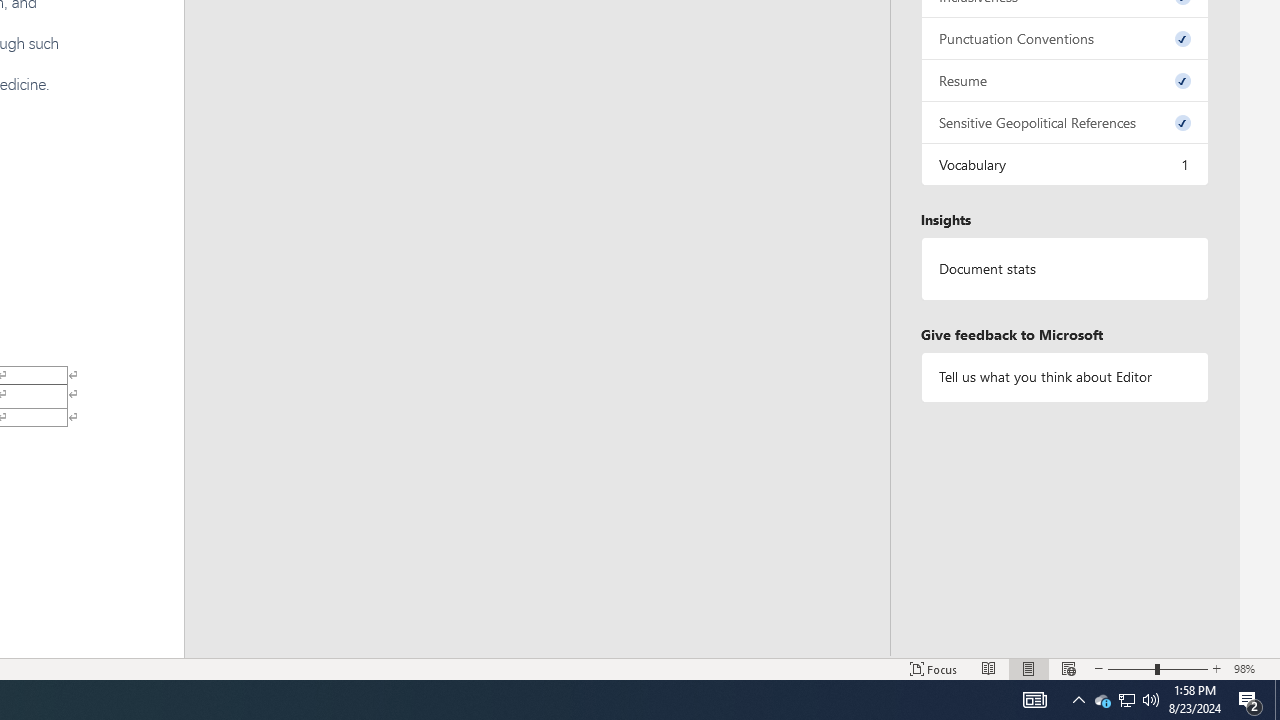  What do you see at coordinates (1063, 163) in the screenshot?
I see `'Vocabulary, 1 issue. Press space or enter to review items.'` at bounding box center [1063, 163].